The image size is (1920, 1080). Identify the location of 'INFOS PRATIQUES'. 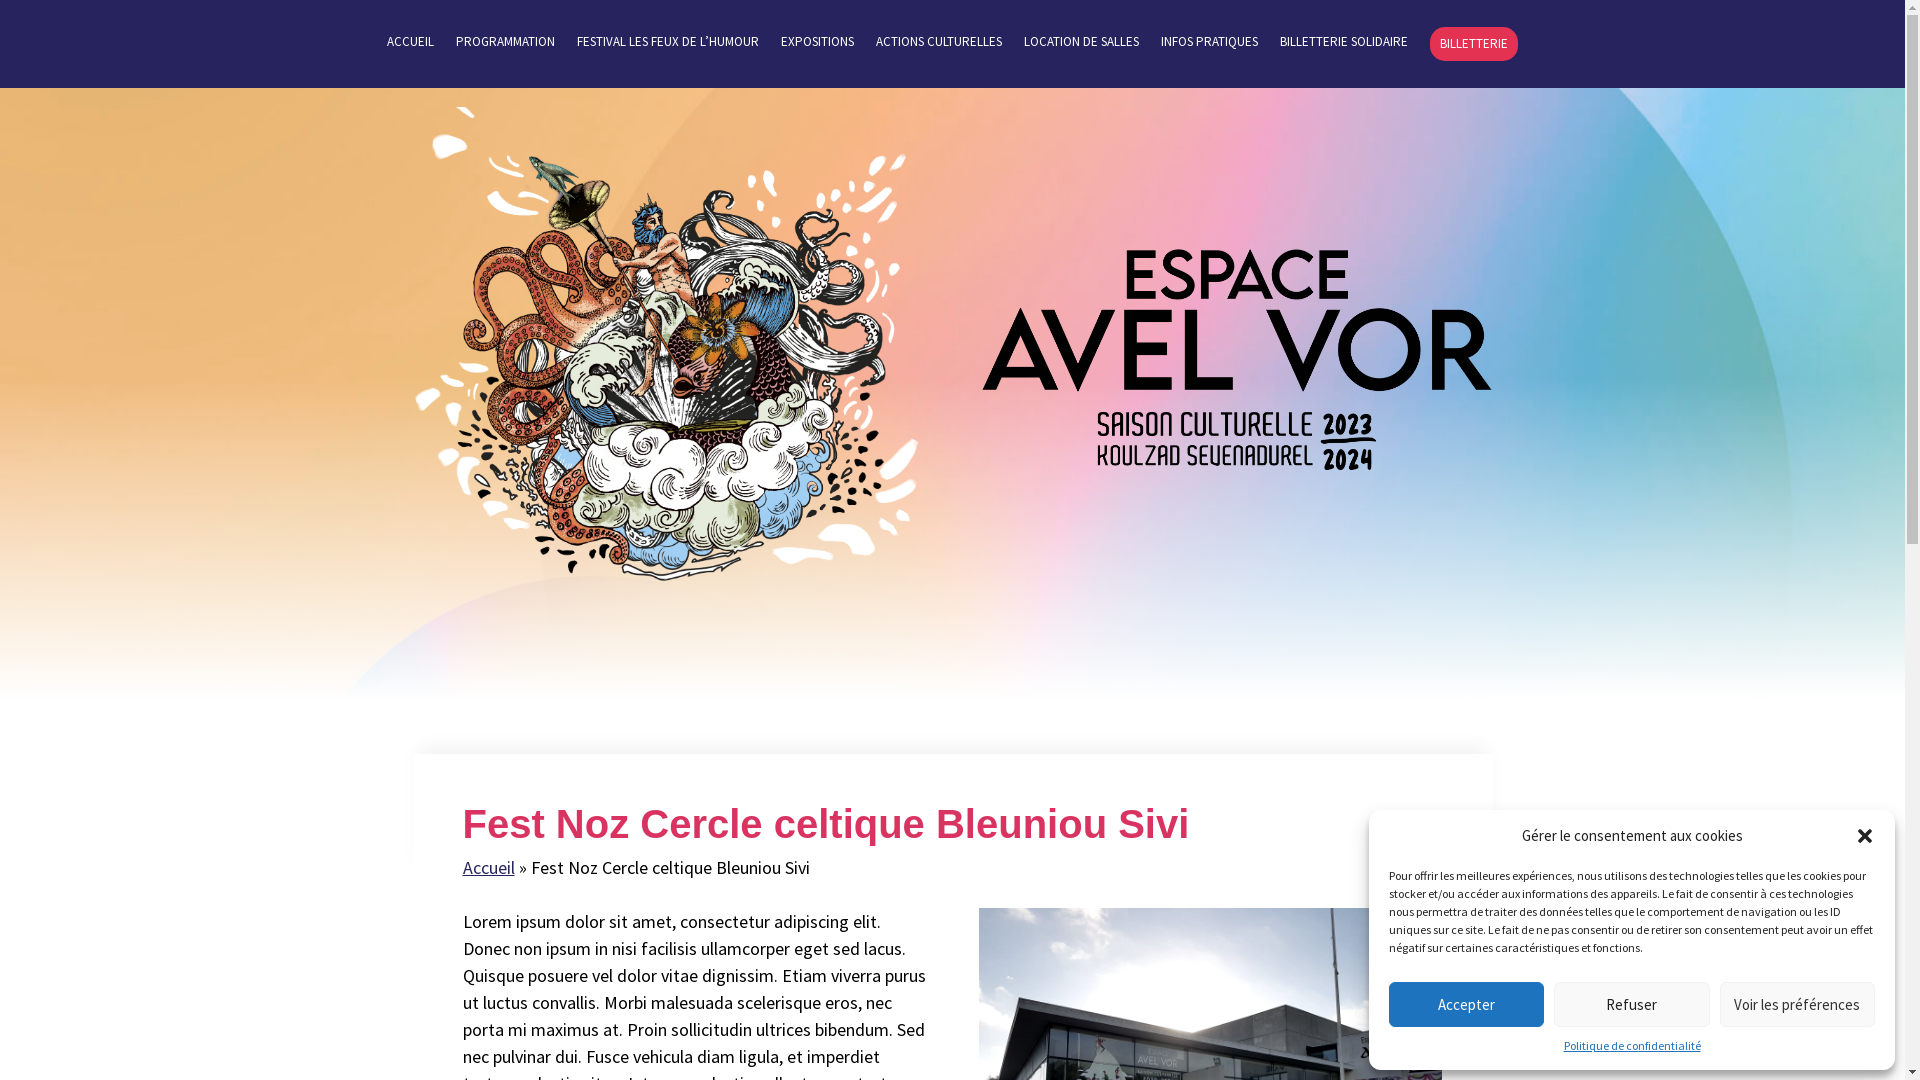
(1161, 46).